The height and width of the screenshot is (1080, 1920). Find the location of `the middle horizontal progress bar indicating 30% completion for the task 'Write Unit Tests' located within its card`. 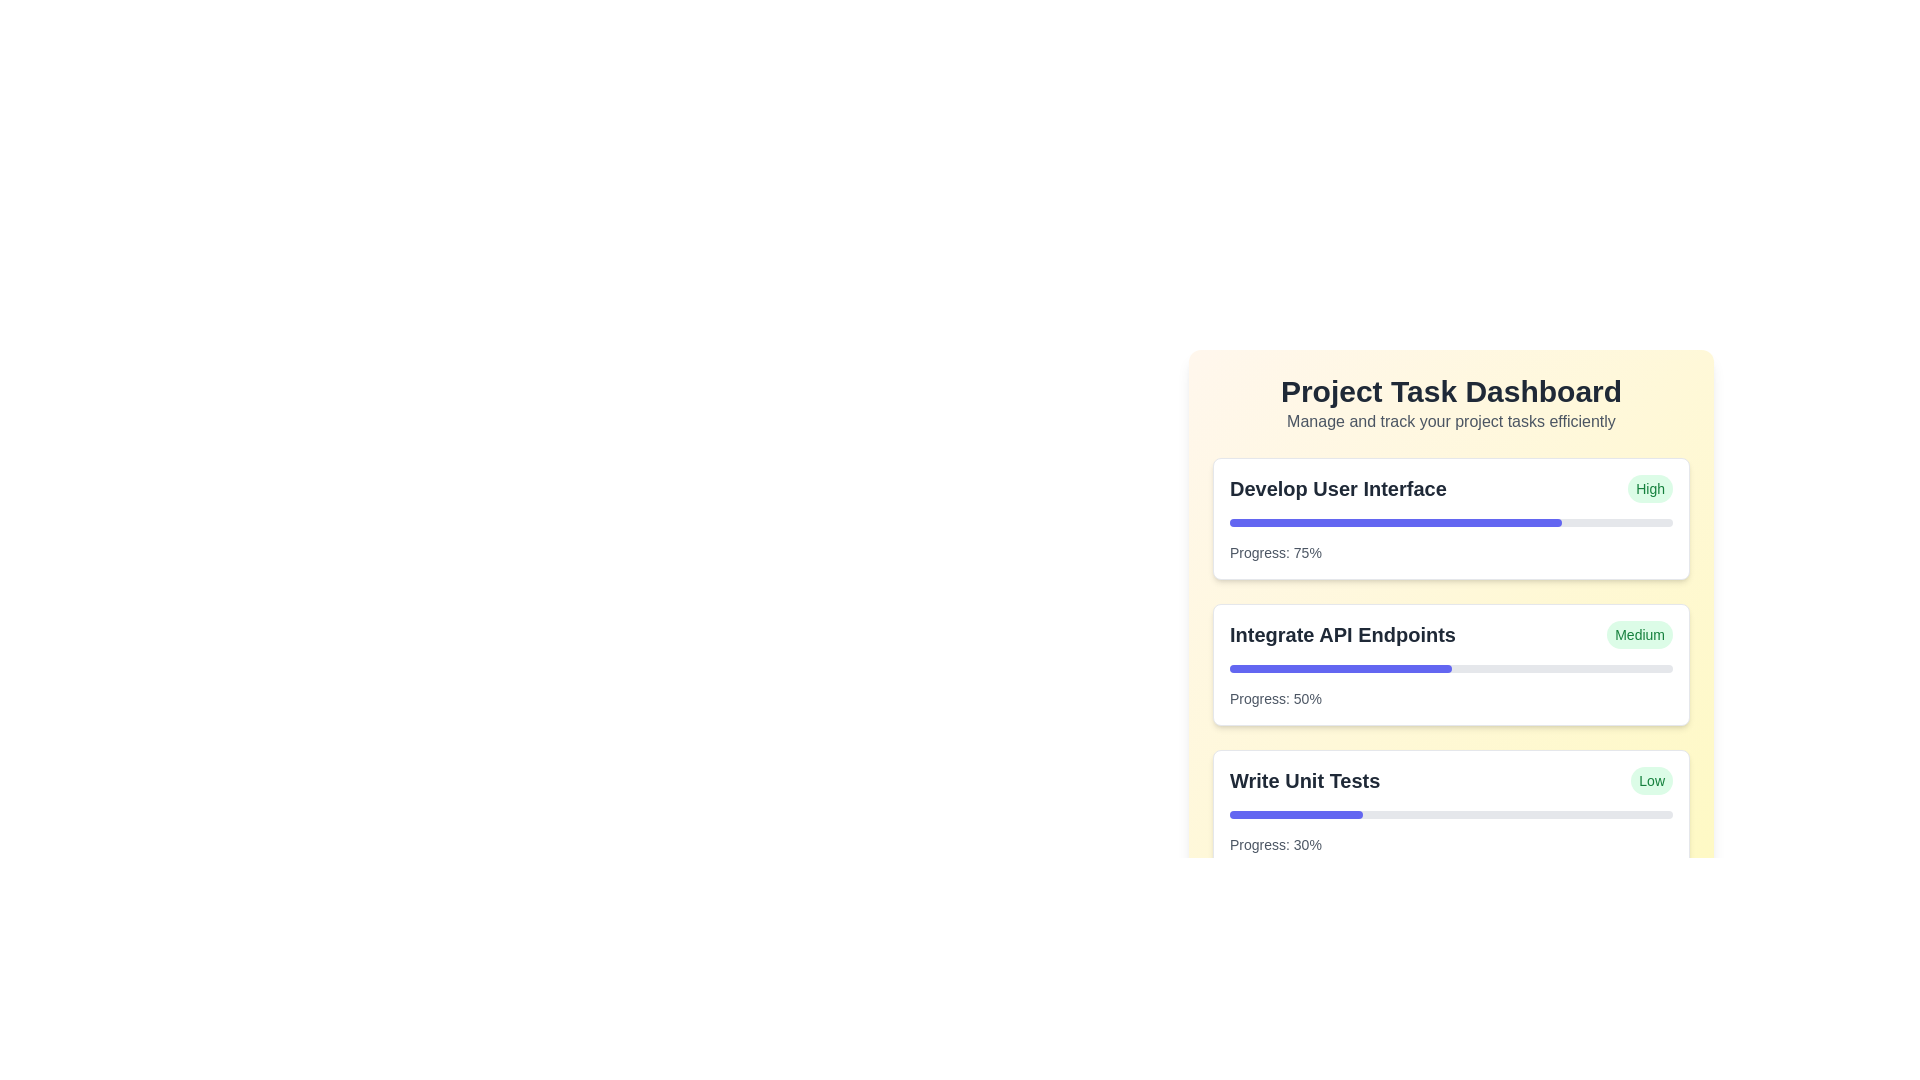

the middle horizontal progress bar indicating 30% completion for the task 'Write Unit Tests' located within its card is located at coordinates (1451, 814).